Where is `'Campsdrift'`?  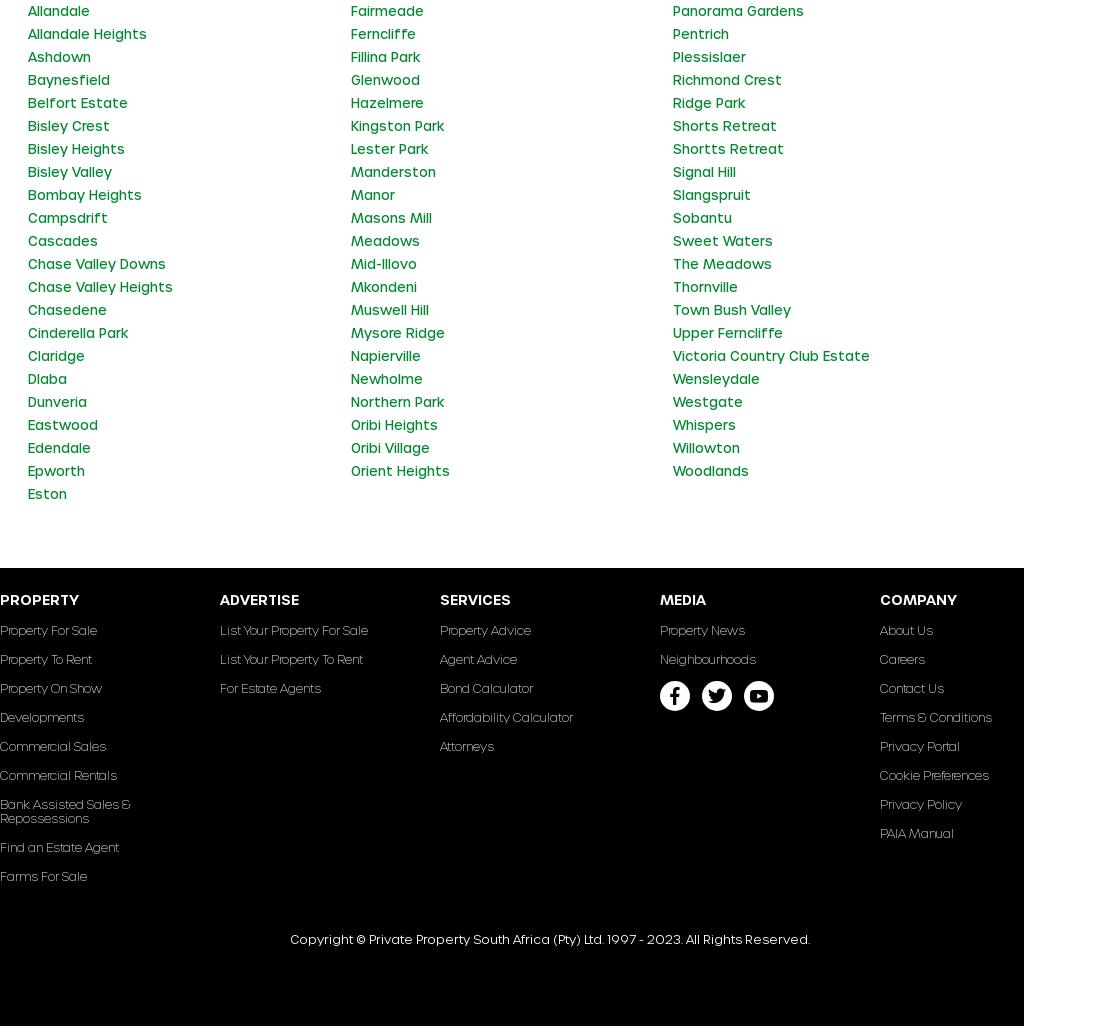 'Campsdrift' is located at coordinates (27, 216).